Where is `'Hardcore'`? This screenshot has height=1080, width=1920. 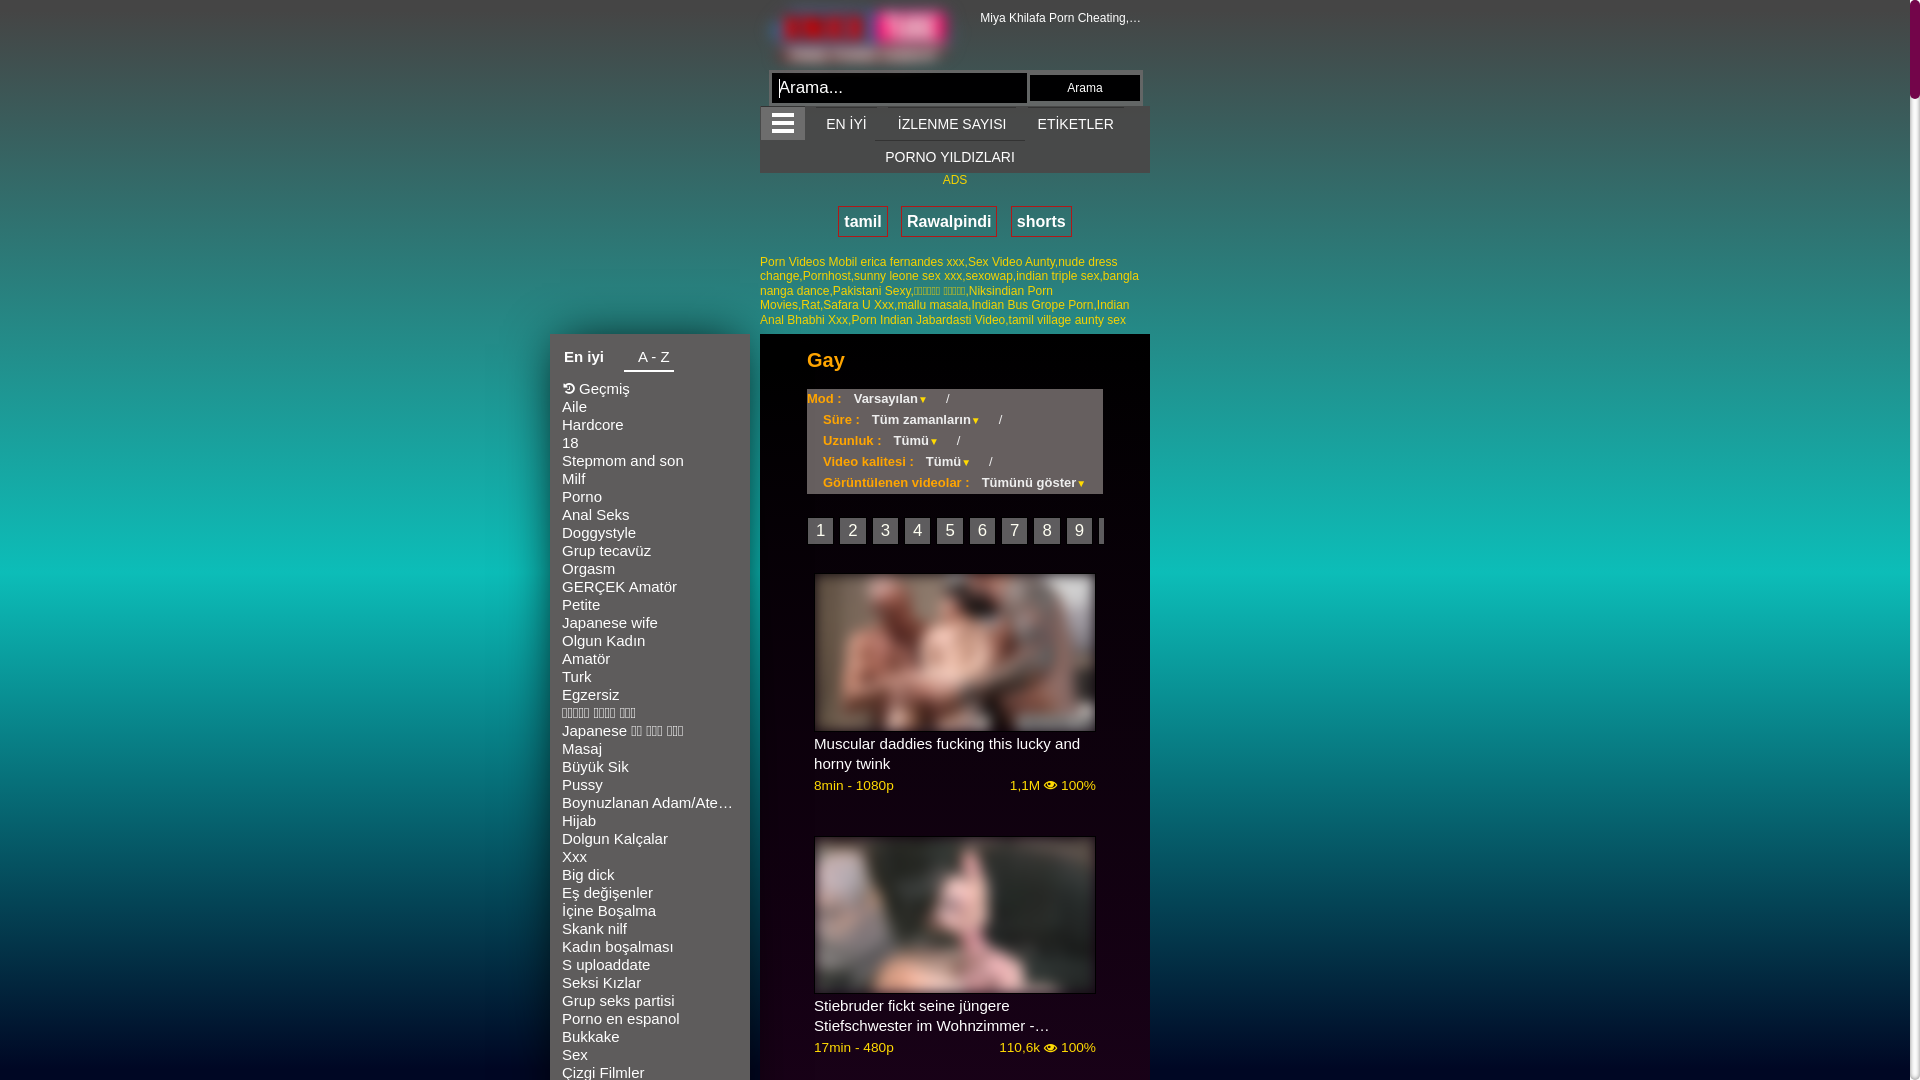
'Hardcore' is located at coordinates (649, 423).